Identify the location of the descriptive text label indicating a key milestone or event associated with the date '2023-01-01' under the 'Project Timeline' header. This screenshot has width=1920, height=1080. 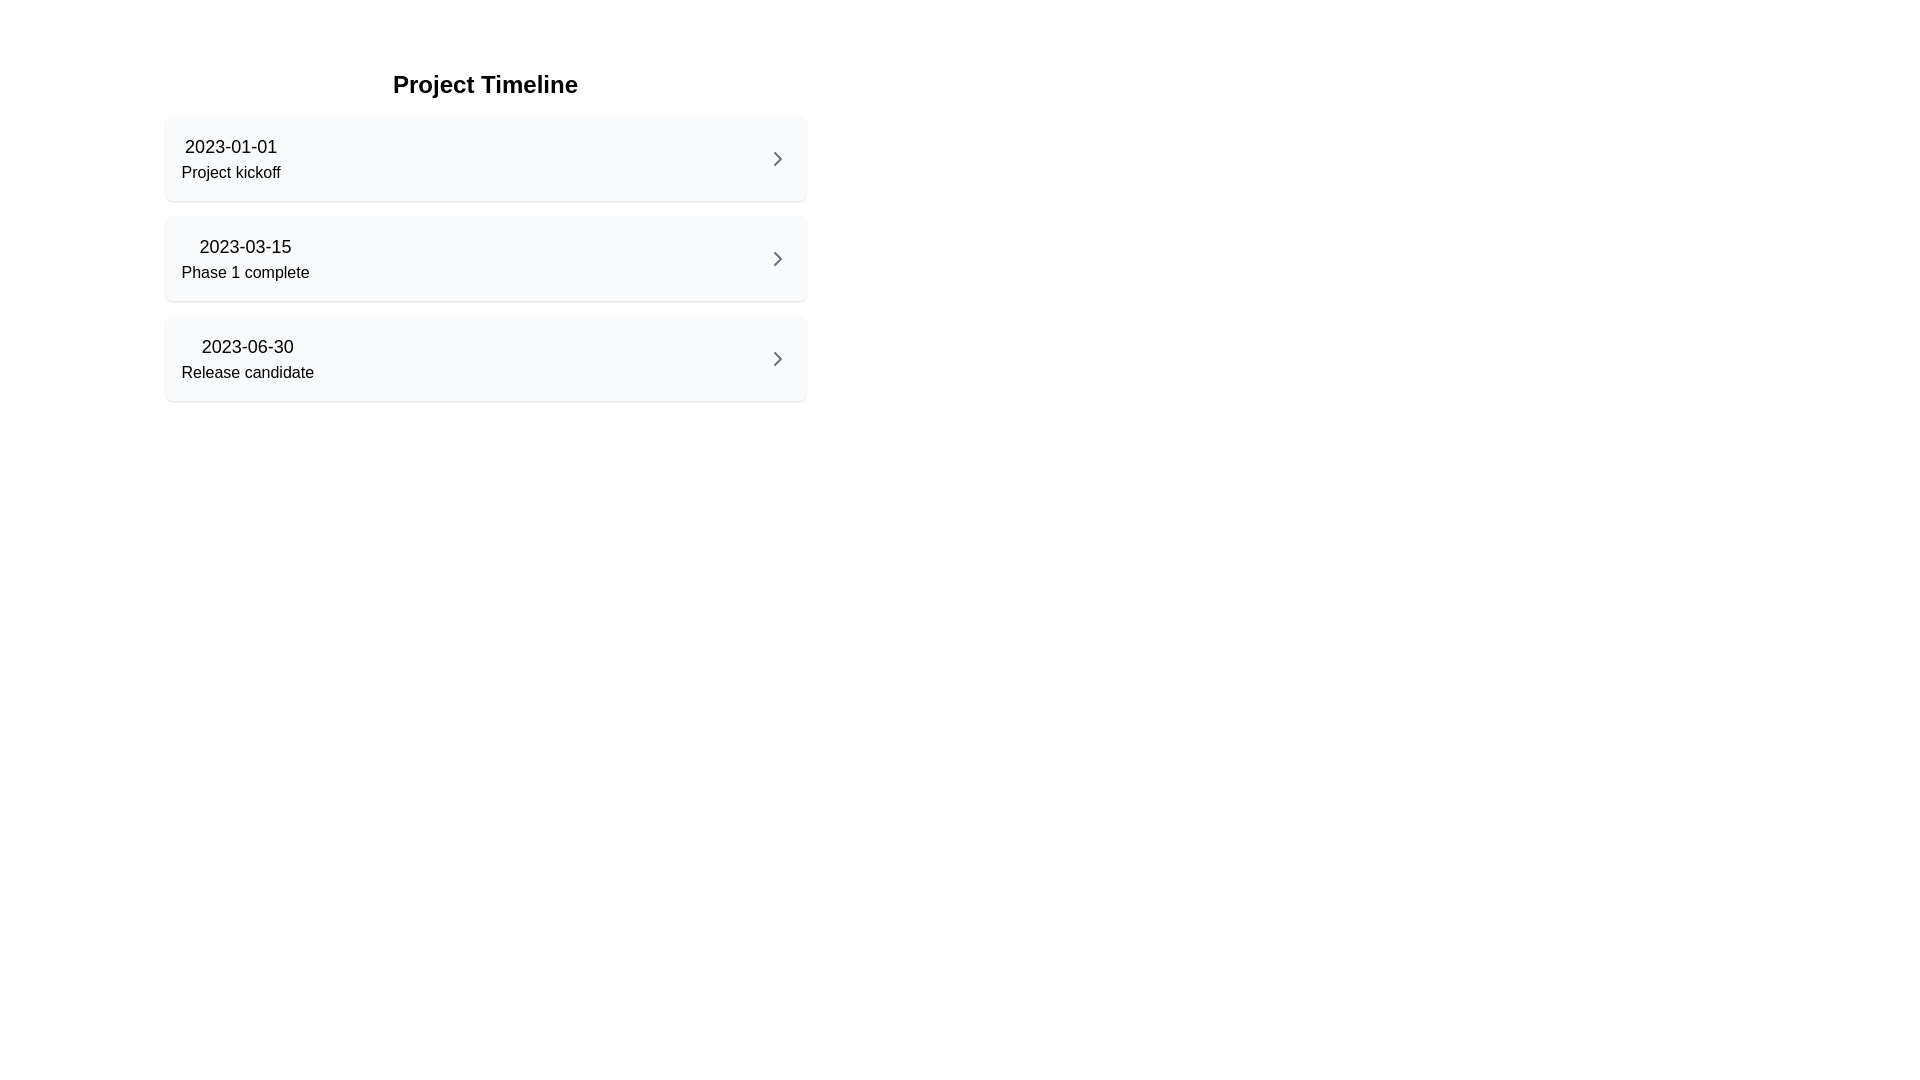
(231, 172).